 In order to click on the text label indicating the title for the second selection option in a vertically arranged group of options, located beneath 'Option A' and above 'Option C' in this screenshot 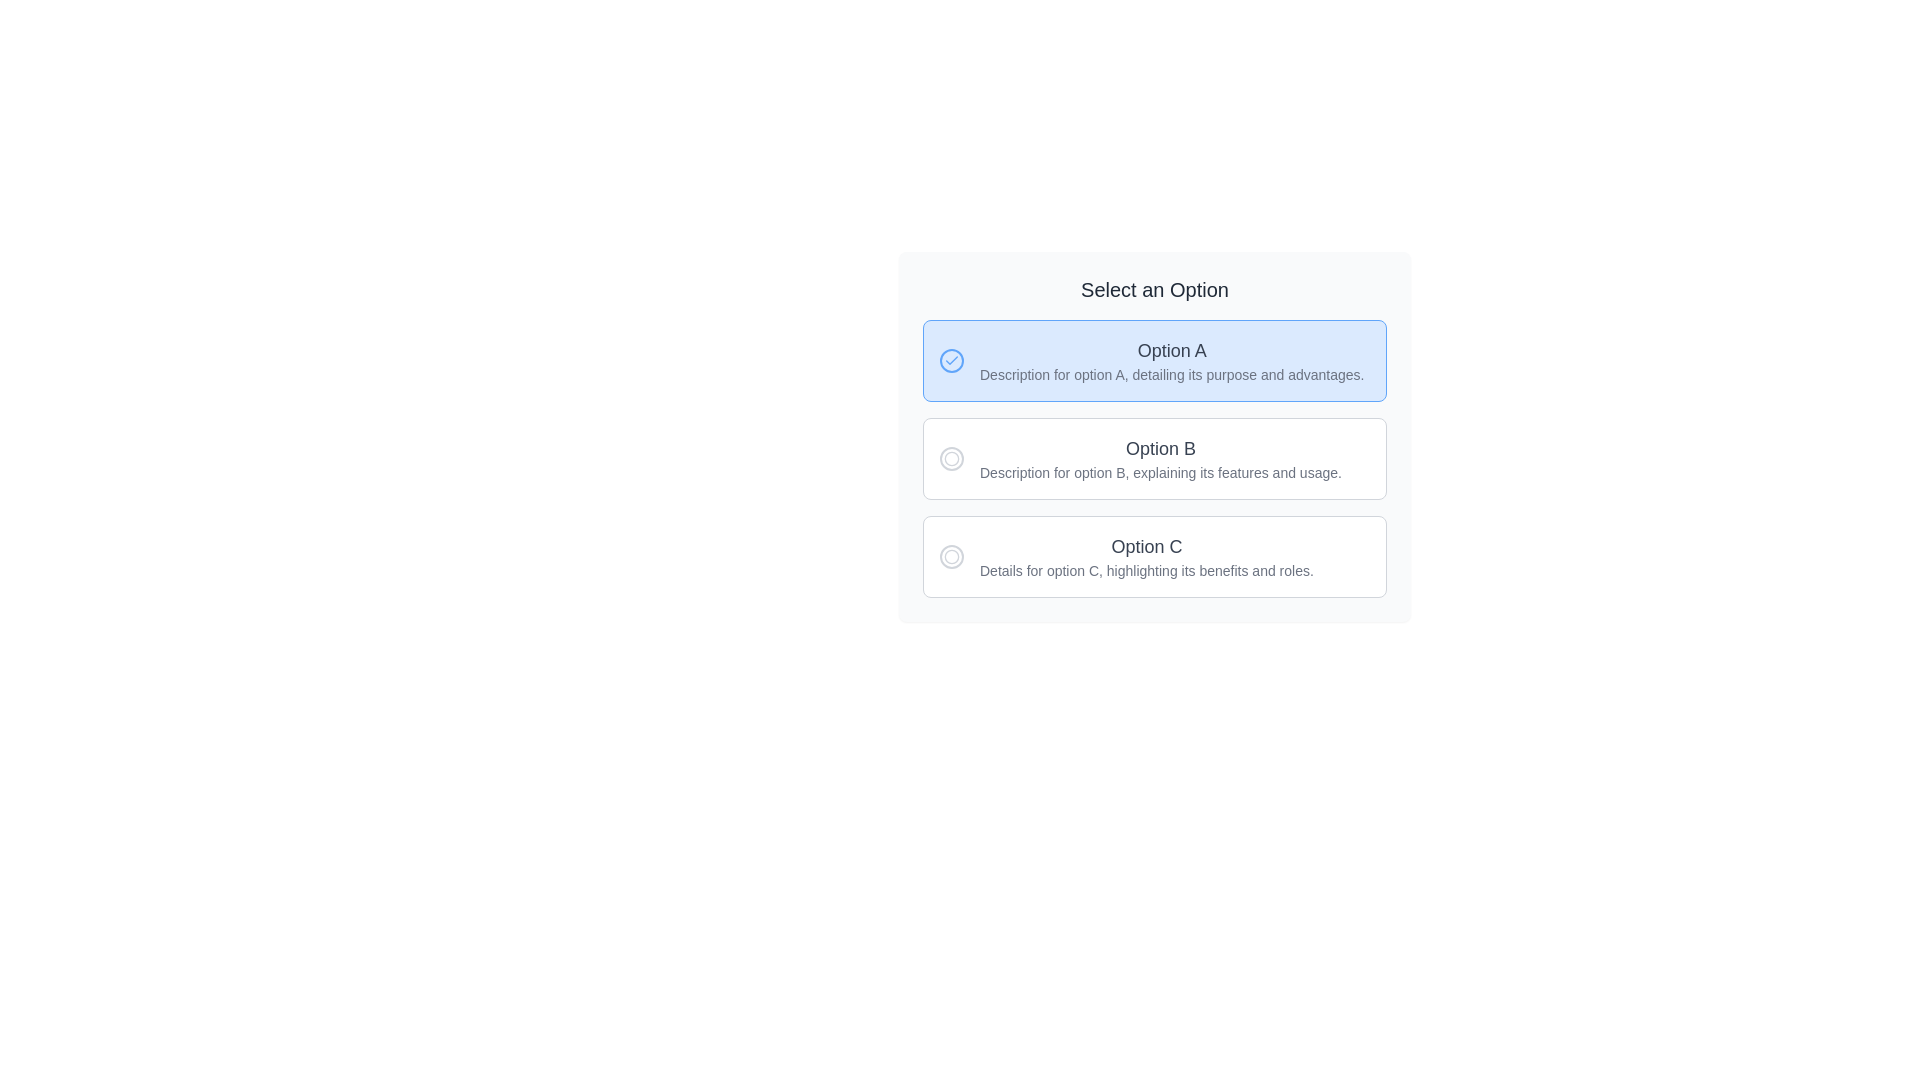, I will do `click(1161, 447)`.